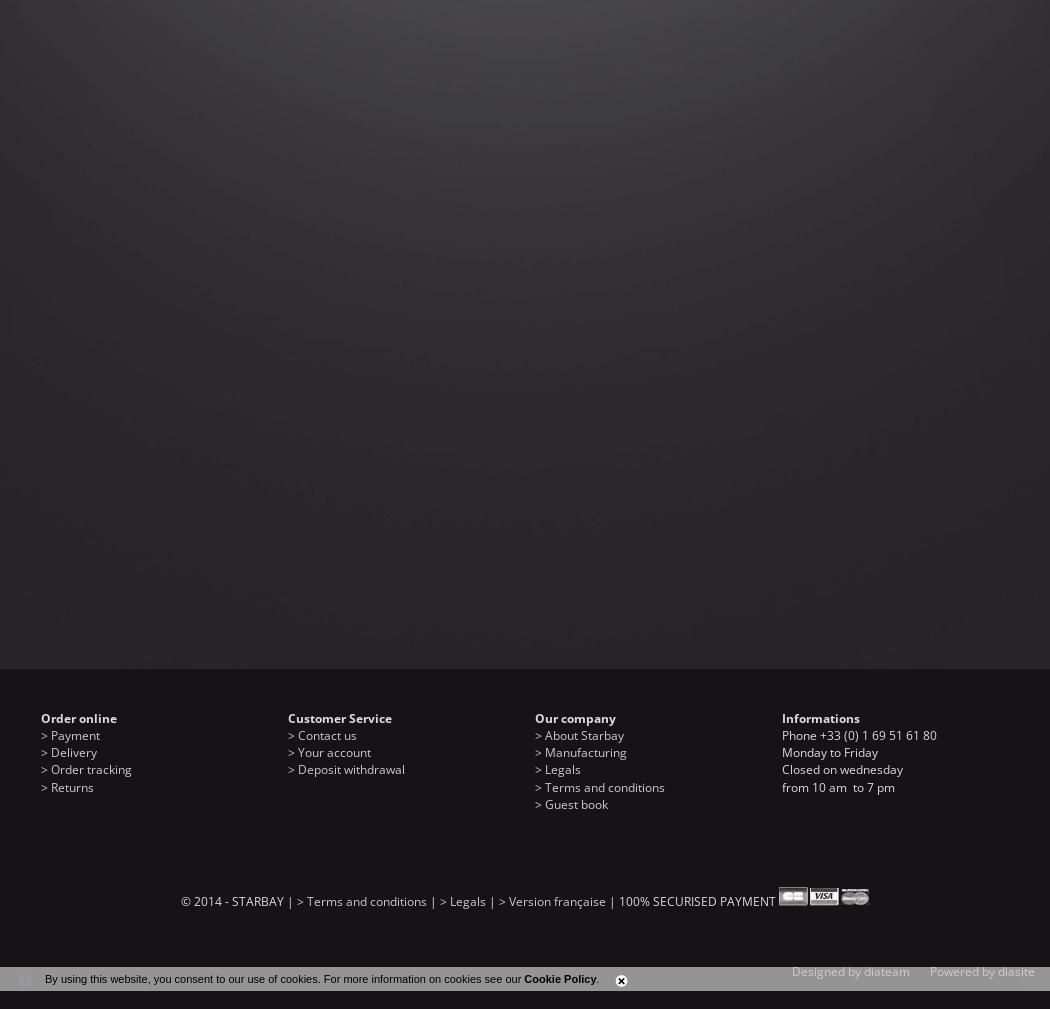  Describe the element at coordinates (842, 769) in the screenshot. I see `'Closed on wednesday'` at that location.